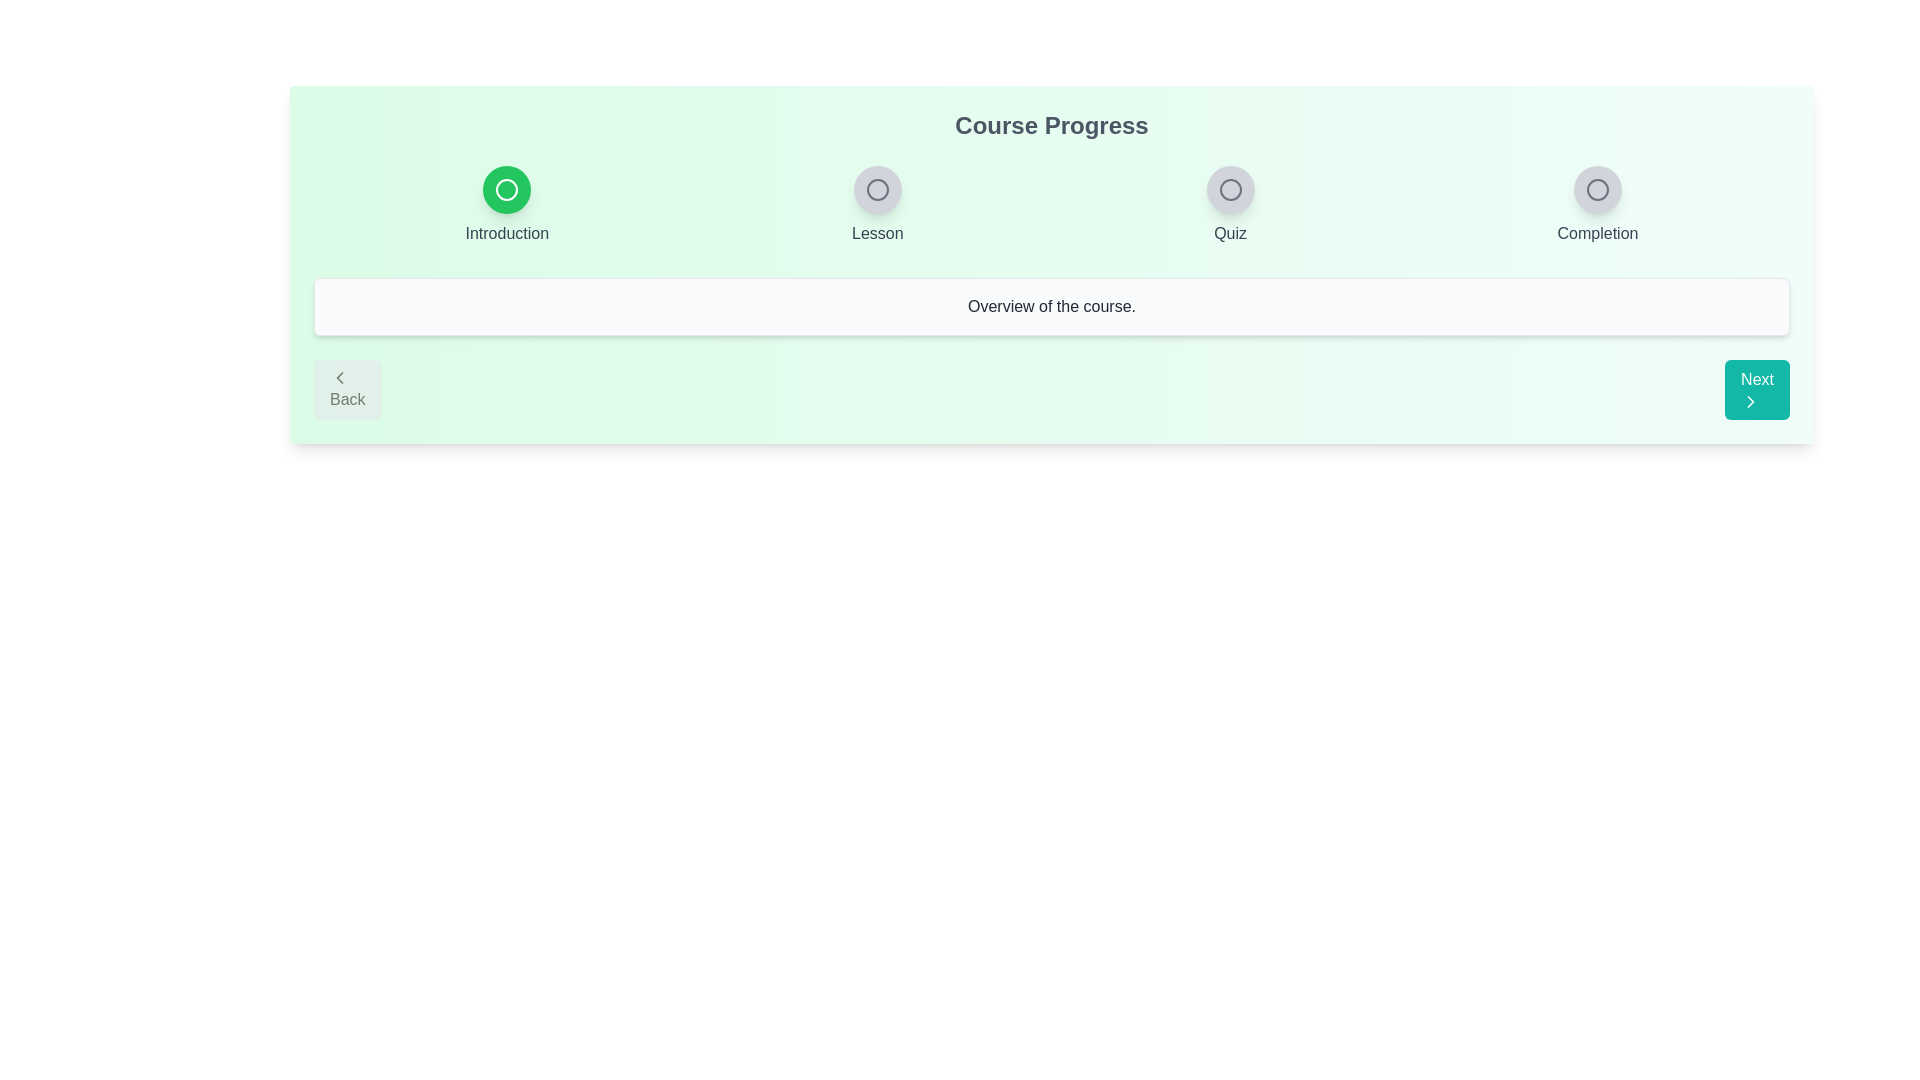 Image resolution: width=1920 pixels, height=1080 pixels. Describe the element at coordinates (507, 205) in the screenshot. I see `the step indicator labeled Introduction to view its state` at that location.